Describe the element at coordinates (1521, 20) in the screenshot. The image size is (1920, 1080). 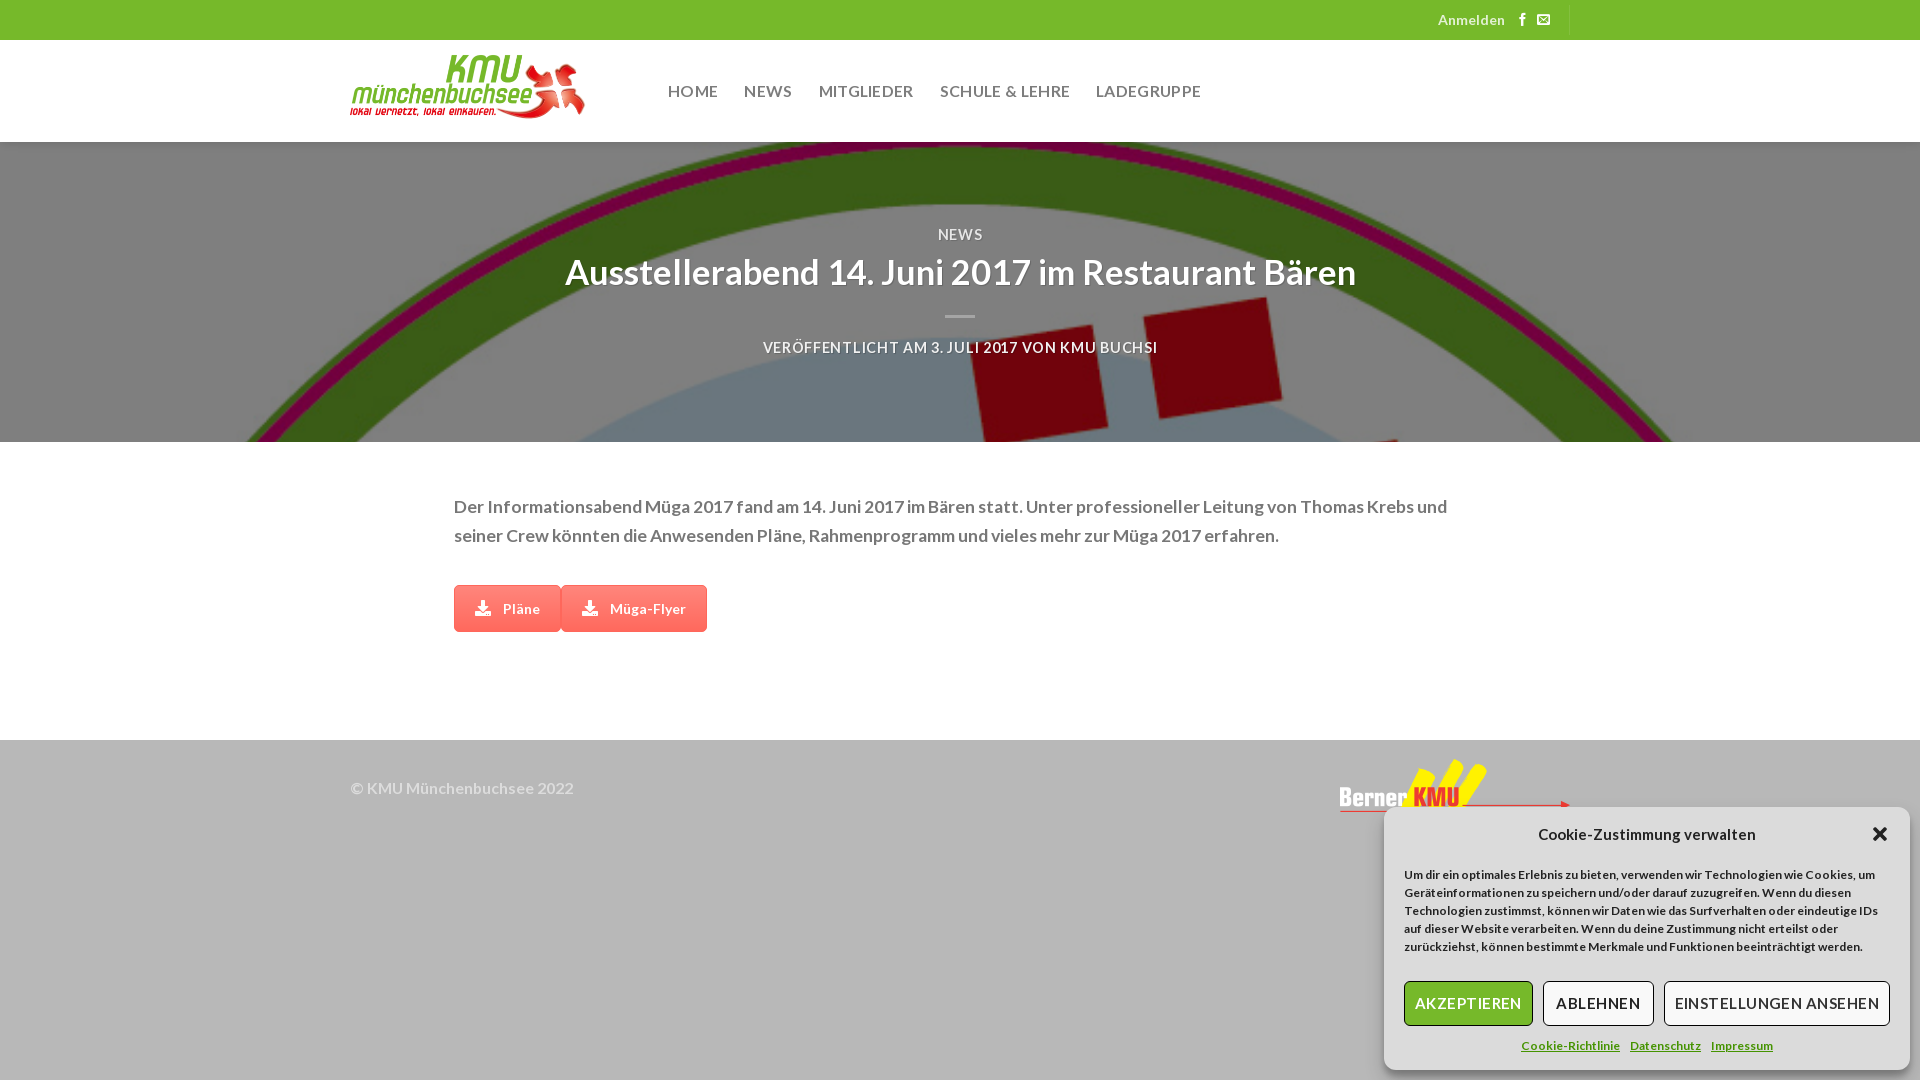
I see `'Auf Facebook folgen'` at that location.